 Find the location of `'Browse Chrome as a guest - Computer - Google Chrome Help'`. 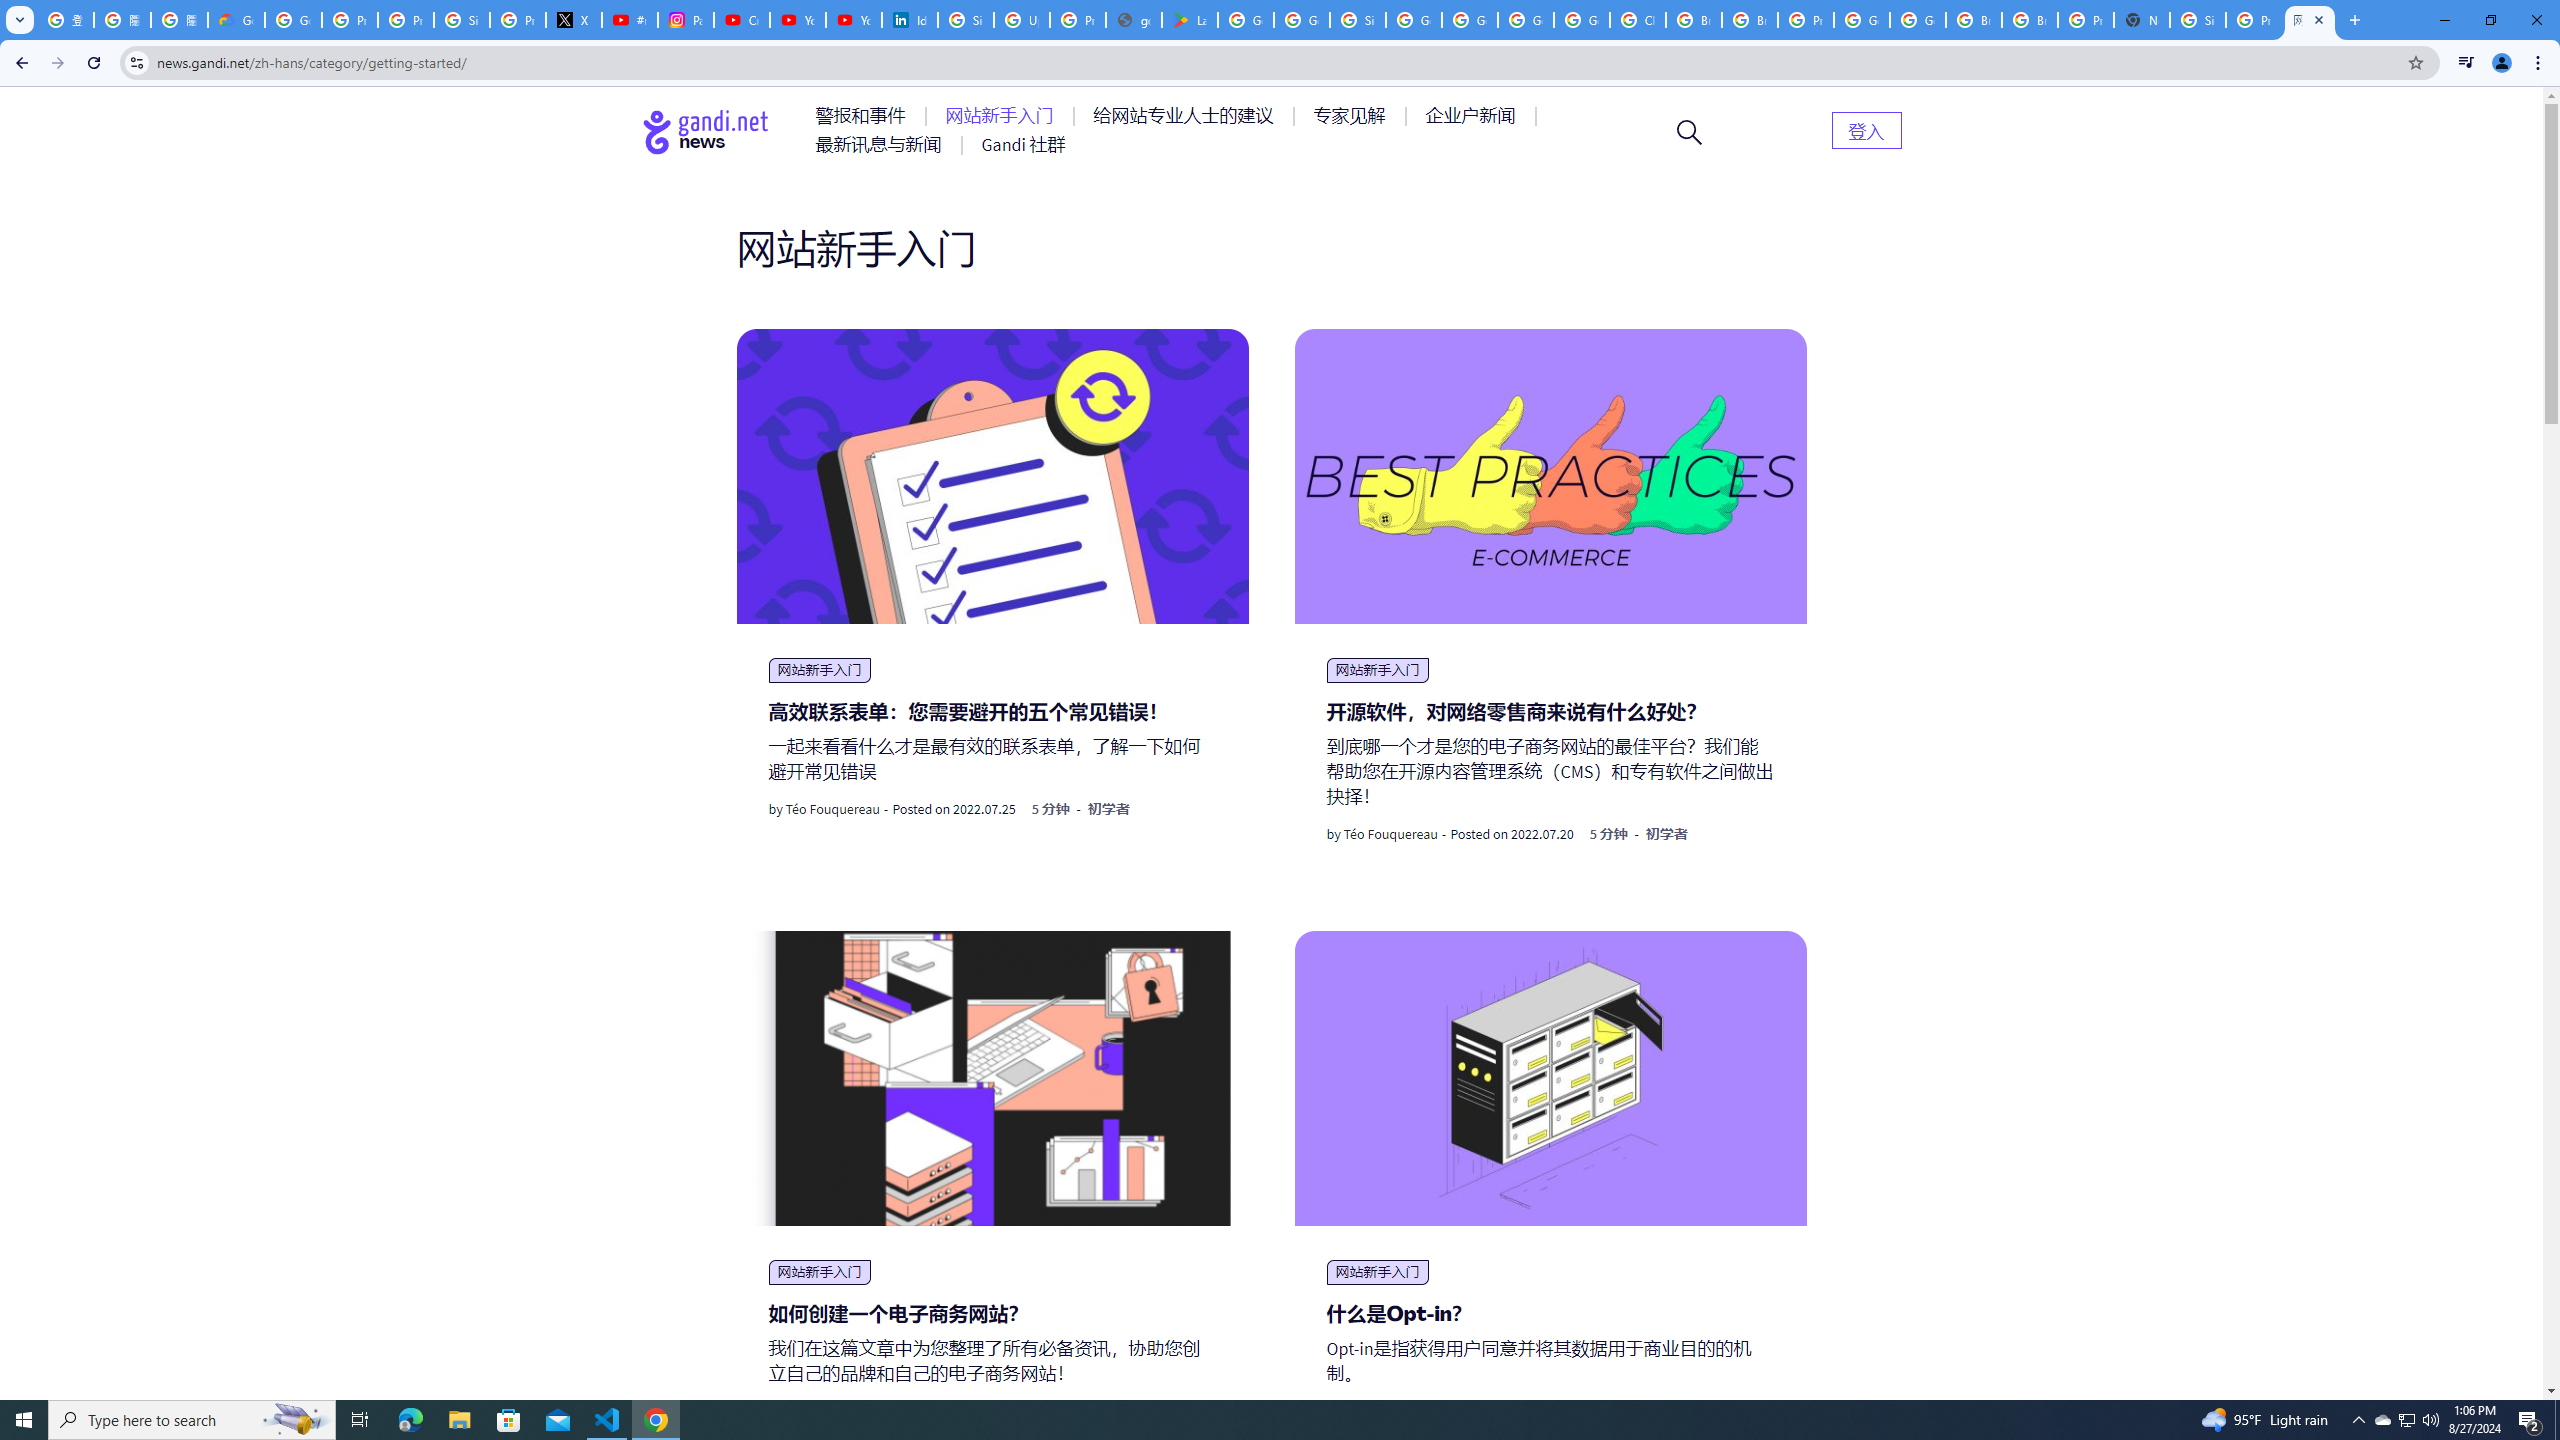

'Browse Chrome as a guest - Computer - Google Chrome Help' is located at coordinates (2030, 19).